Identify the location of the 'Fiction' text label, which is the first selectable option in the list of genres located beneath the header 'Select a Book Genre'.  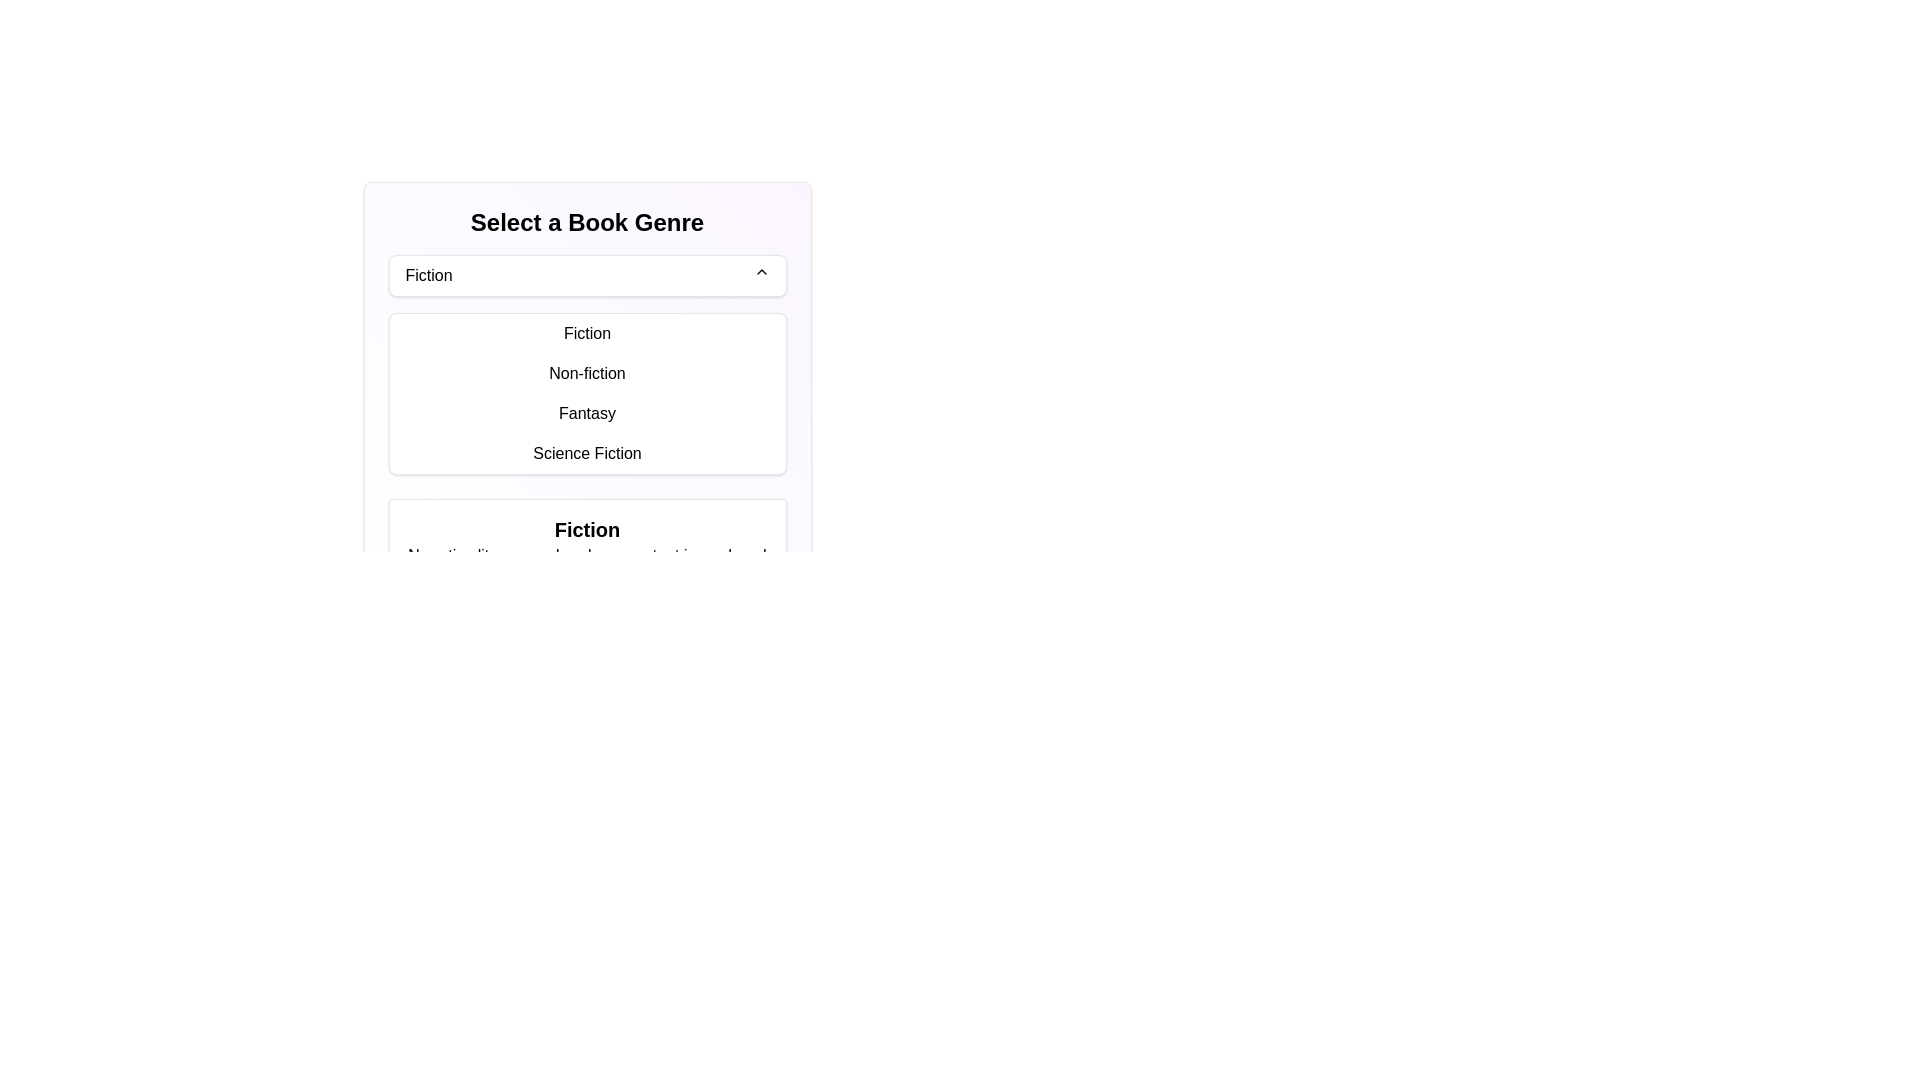
(586, 333).